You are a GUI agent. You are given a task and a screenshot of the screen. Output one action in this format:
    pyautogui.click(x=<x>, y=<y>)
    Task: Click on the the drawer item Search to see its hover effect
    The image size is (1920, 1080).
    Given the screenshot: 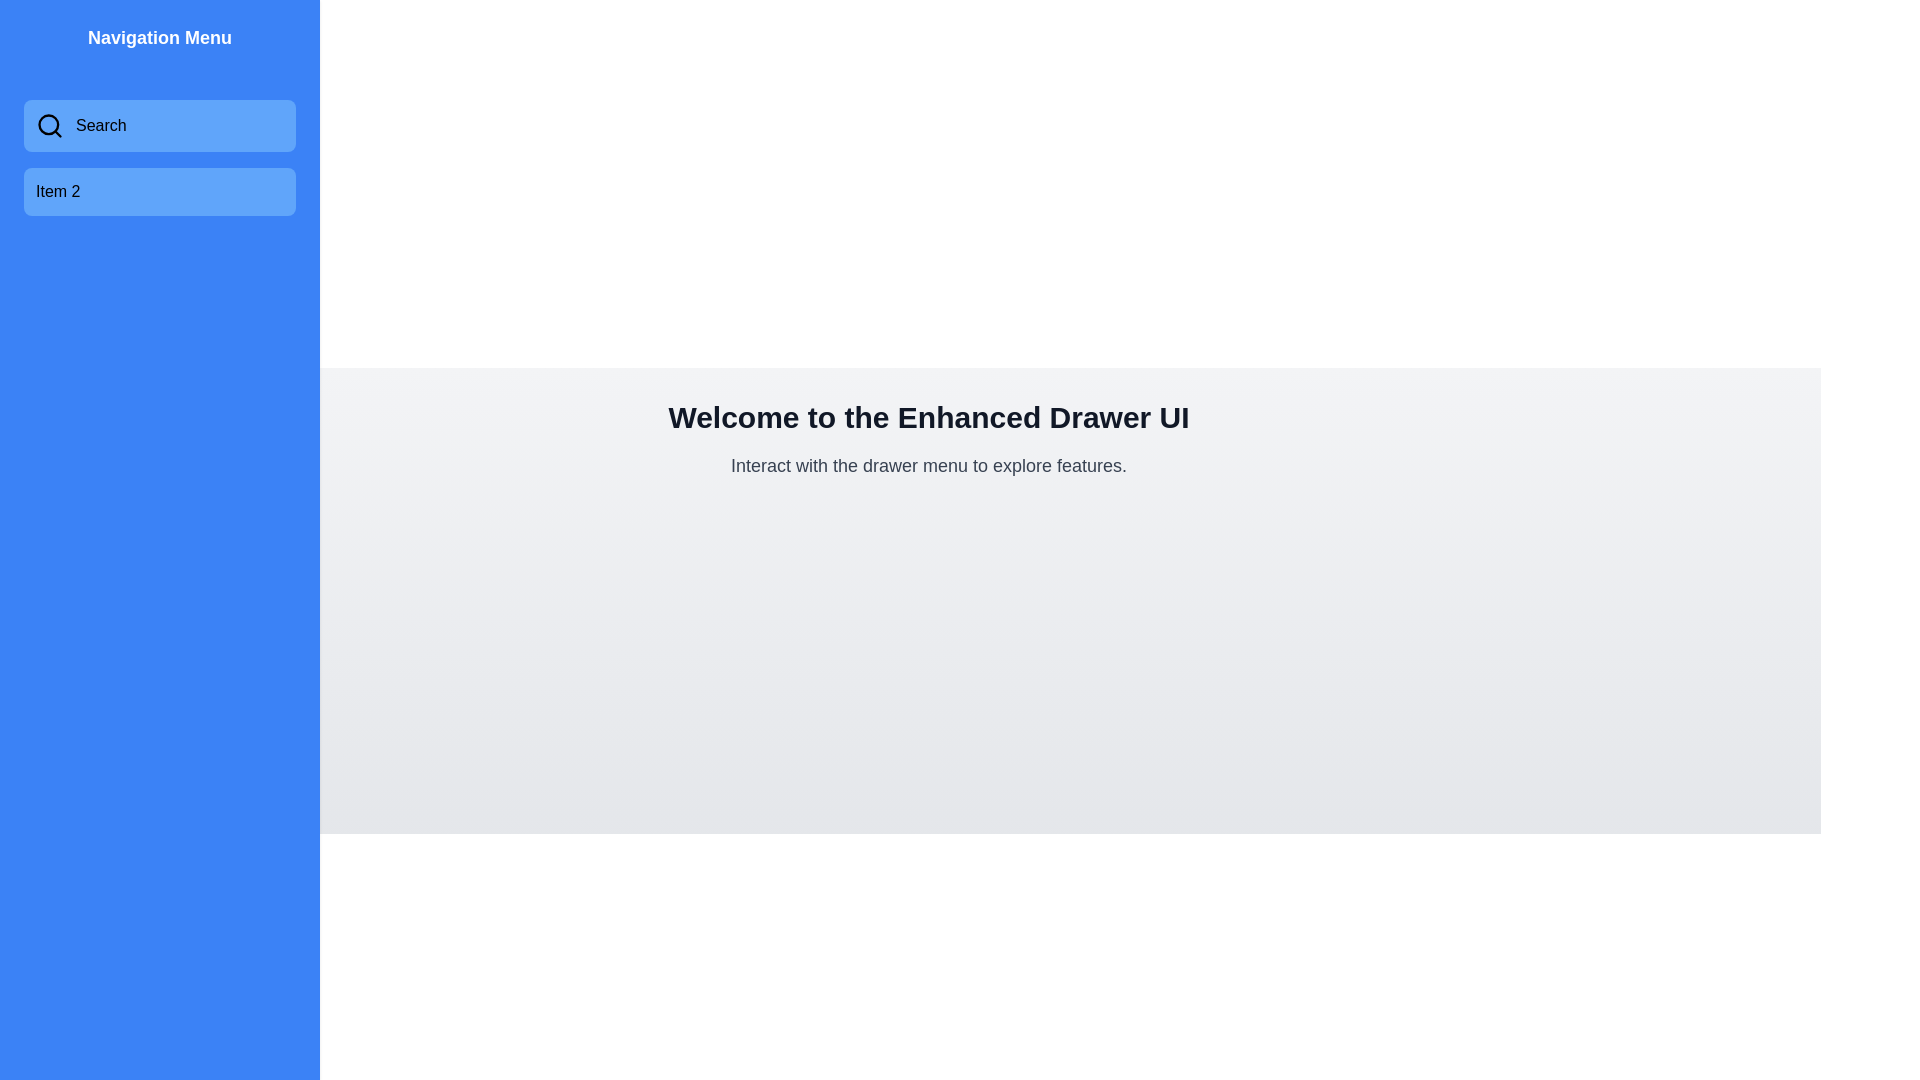 What is the action you would take?
    pyautogui.click(x=158, y=126)
    